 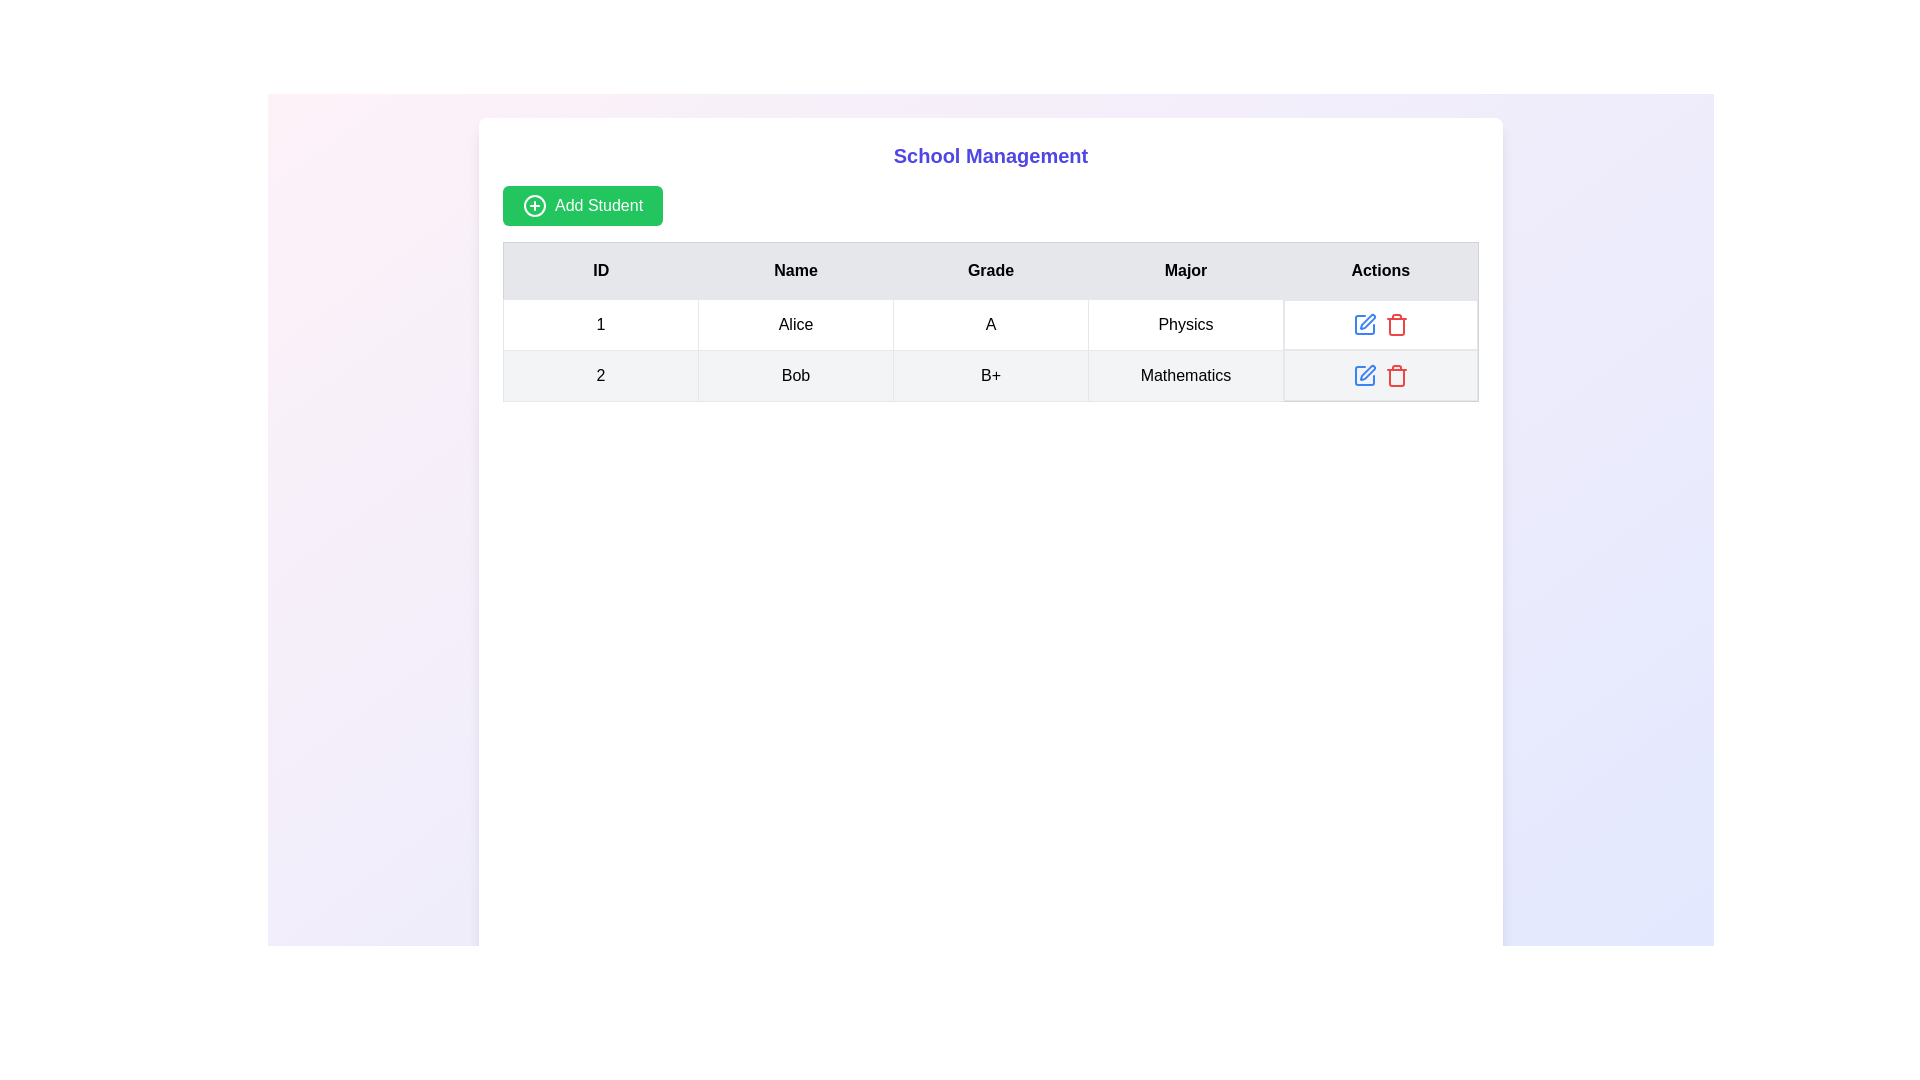 I want to click on the table cell containing the character 'A' in the row for student 'Alice', which is the third cell under the 'Grade' column, so click(x=990, y=323).